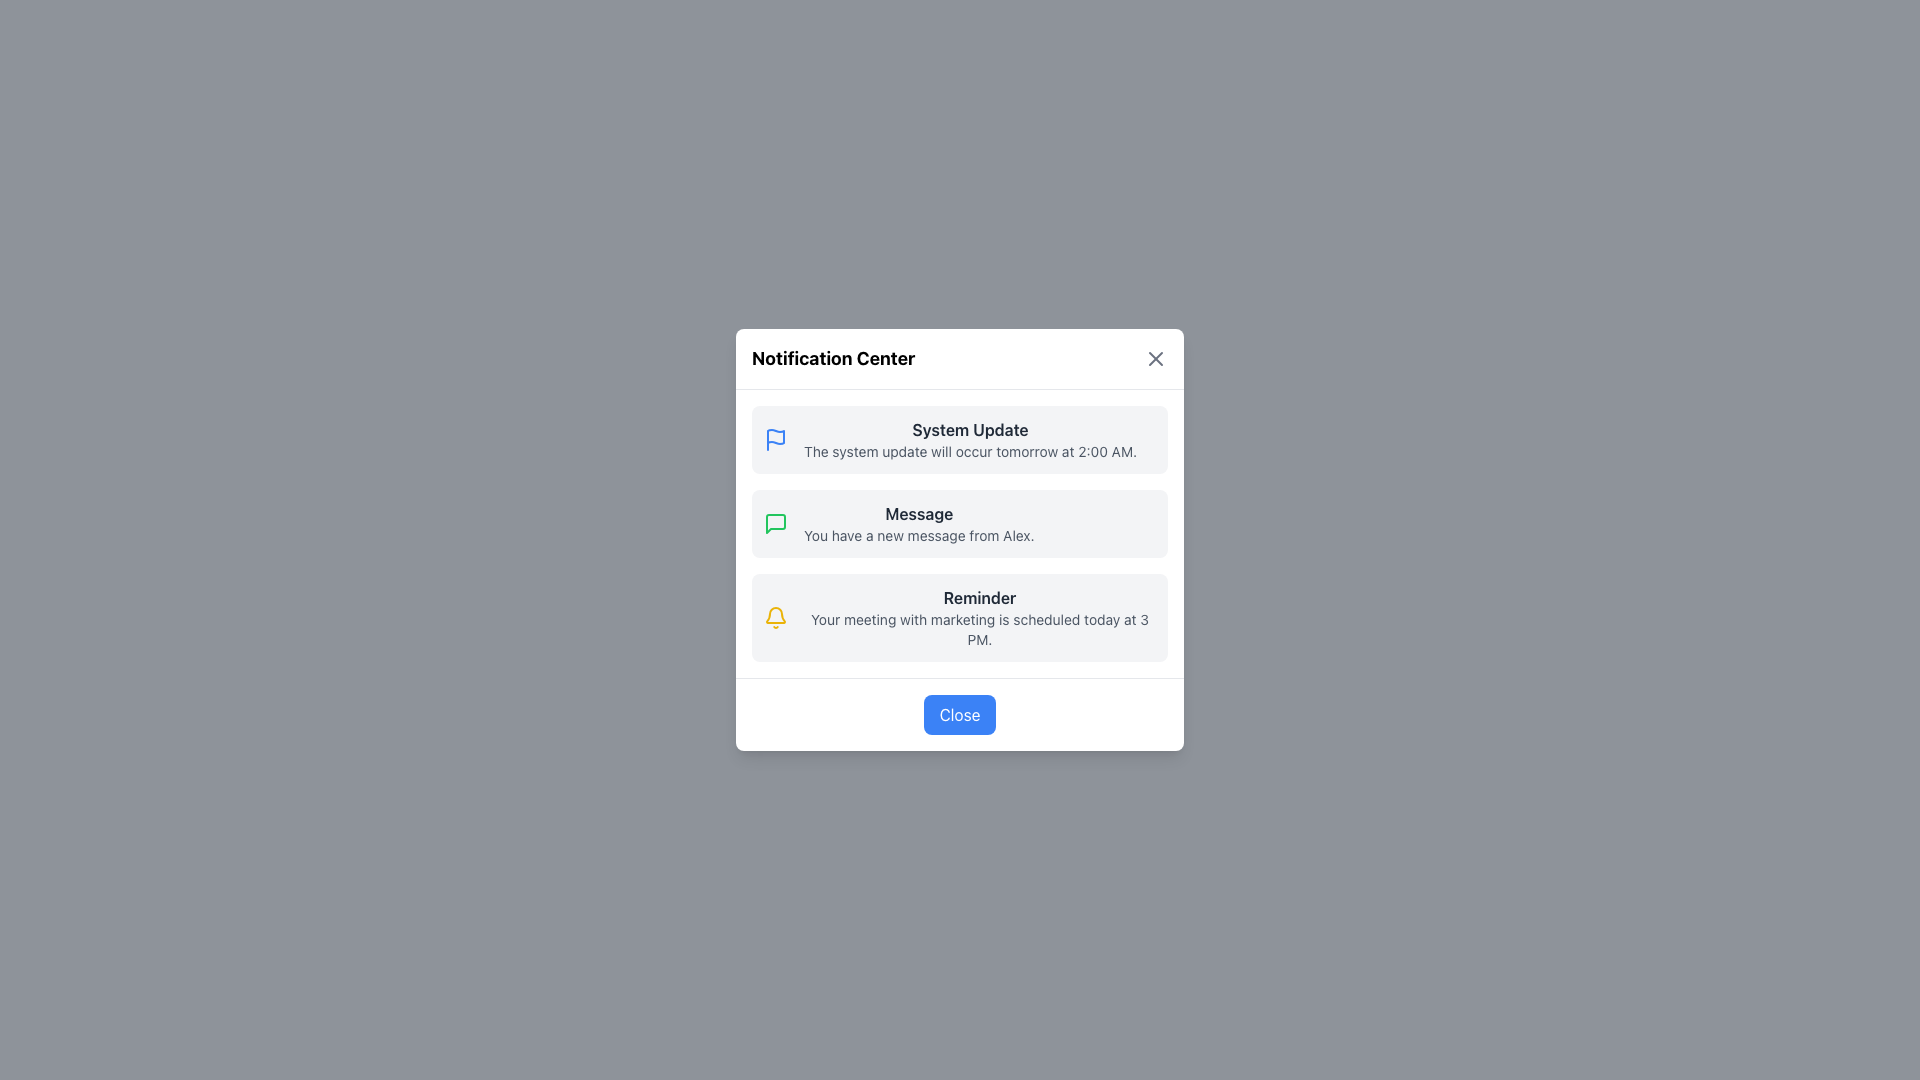 The width and height of the screenshot is (1920, 1080). What do you see at coordinates (775, 438) in the screenshot?
I see `the small blue flag icon located at the far left of the 'System Update' notification box` at bounding box center [775, 438].